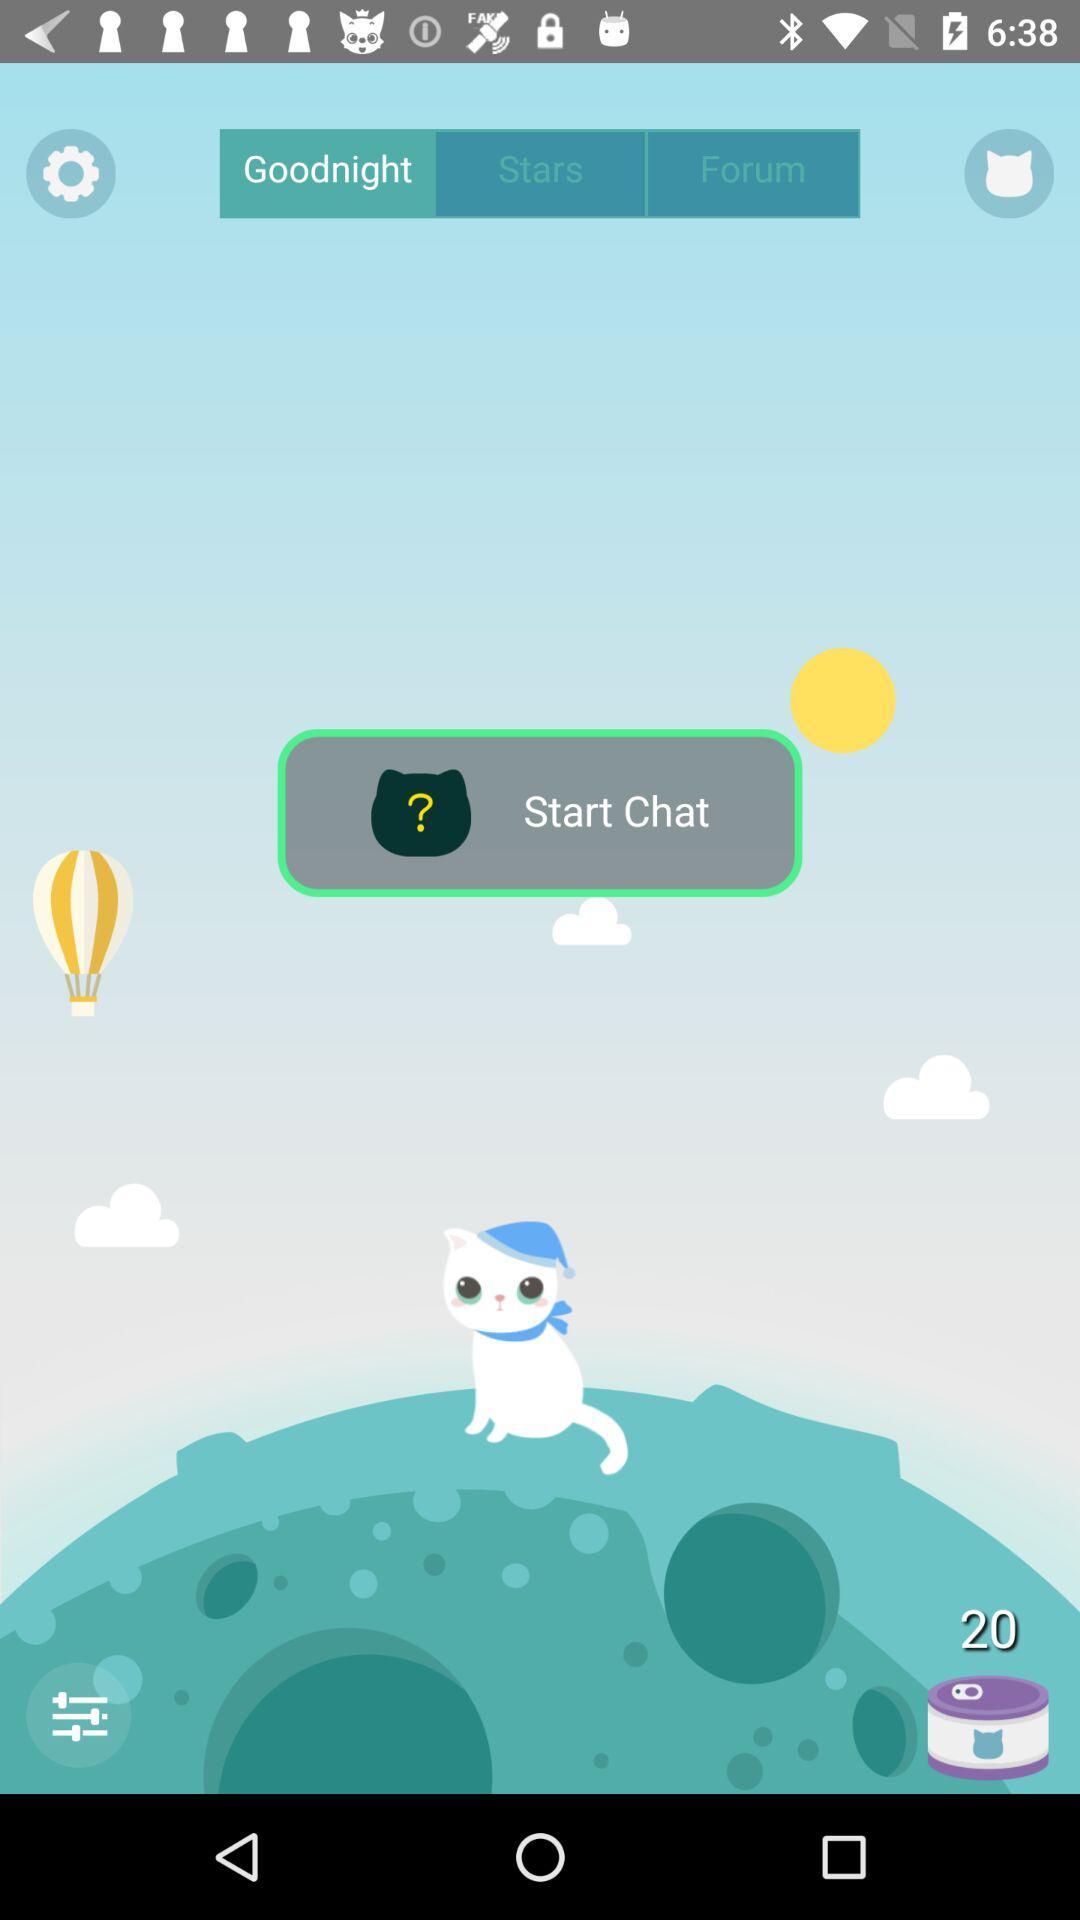 Image resolution: width=1080 pixels, height=1920 pixels. What do you see at coordinates (553, 1349) in the screenshot?
I see `the image below start chart` at bounding box center [553, 1349].